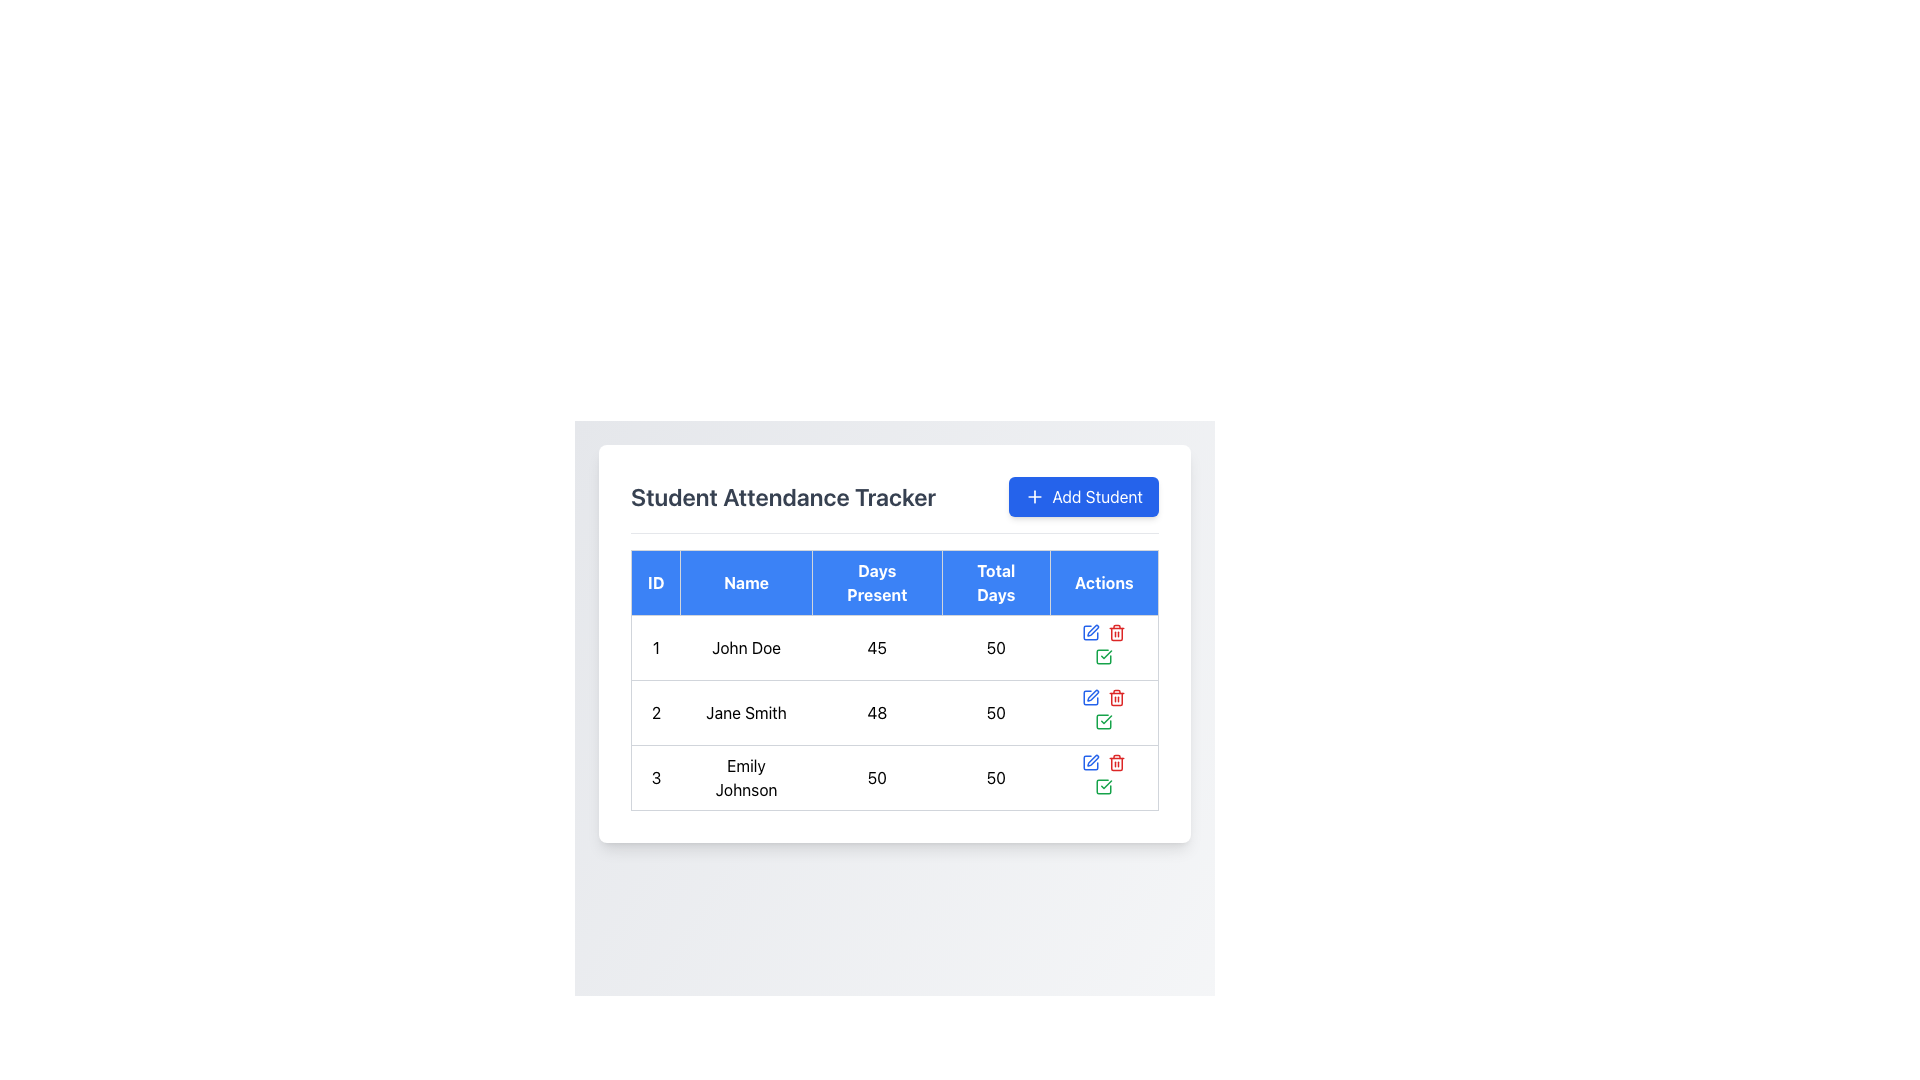 This screenshot has height=1080, width=1920. What do you see at coordinates (656, 712) in the screenshot?
I see `the numerical text component displaying the value '2' in the second row, first column of the 'Student Attendance Tracker', under the column header 'ID'` at bounding box center [656, 712].